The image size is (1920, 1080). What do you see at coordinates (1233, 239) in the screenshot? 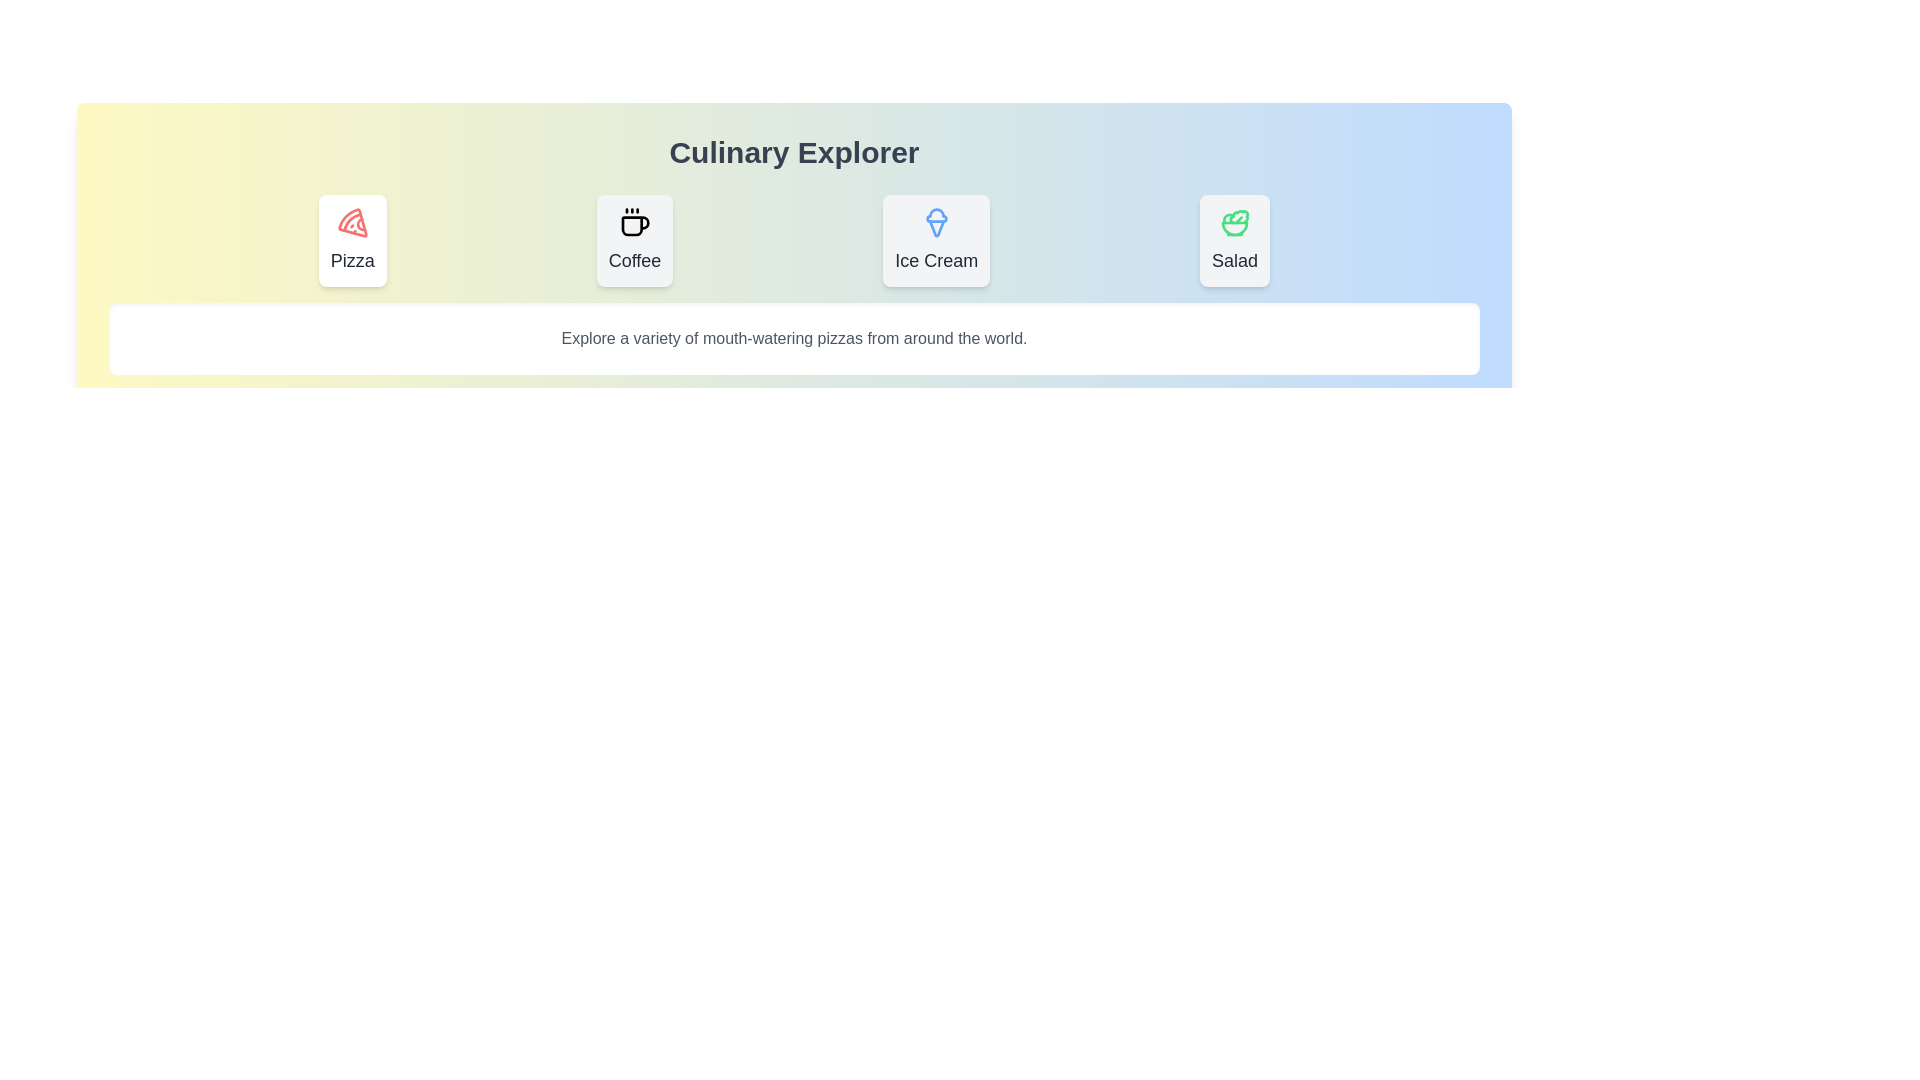
I see `the 'Salad' tab to display its content` at bounding box center [1233, 239].